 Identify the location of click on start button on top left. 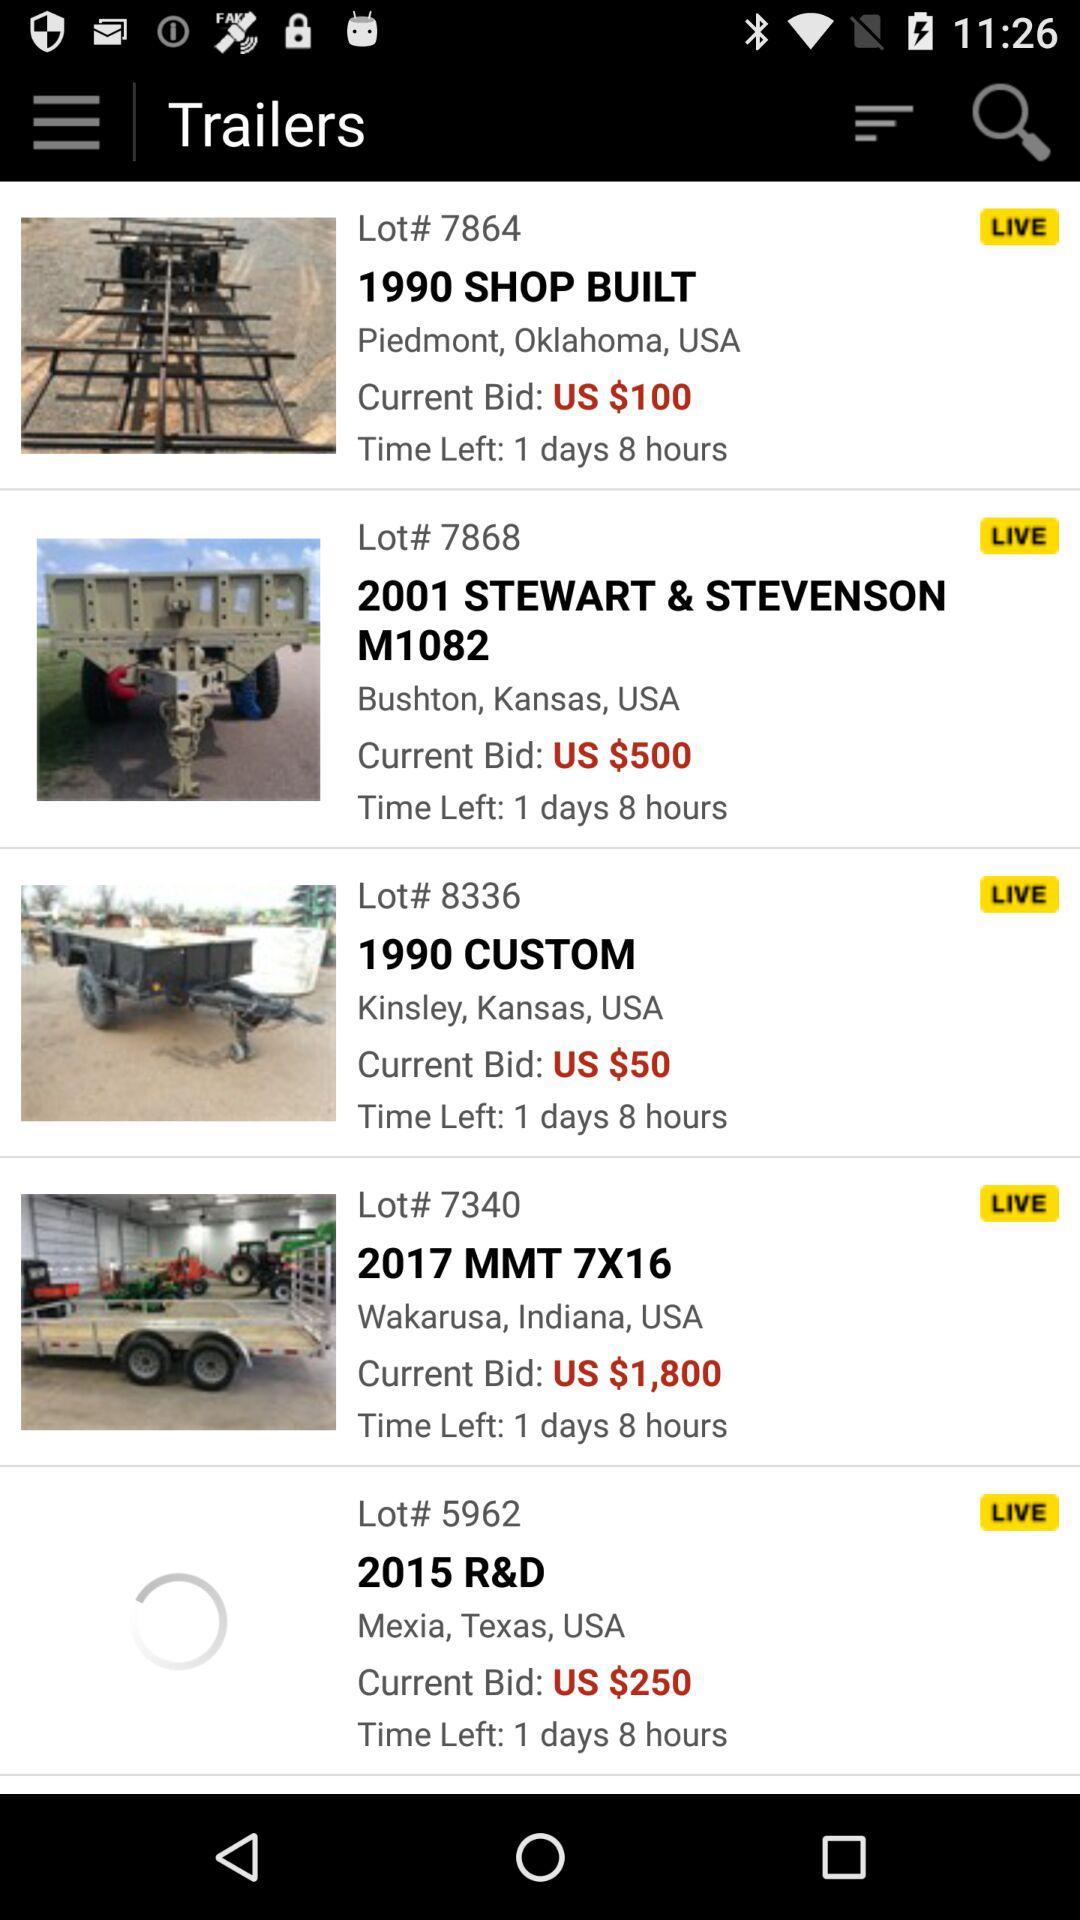
(65, 121).